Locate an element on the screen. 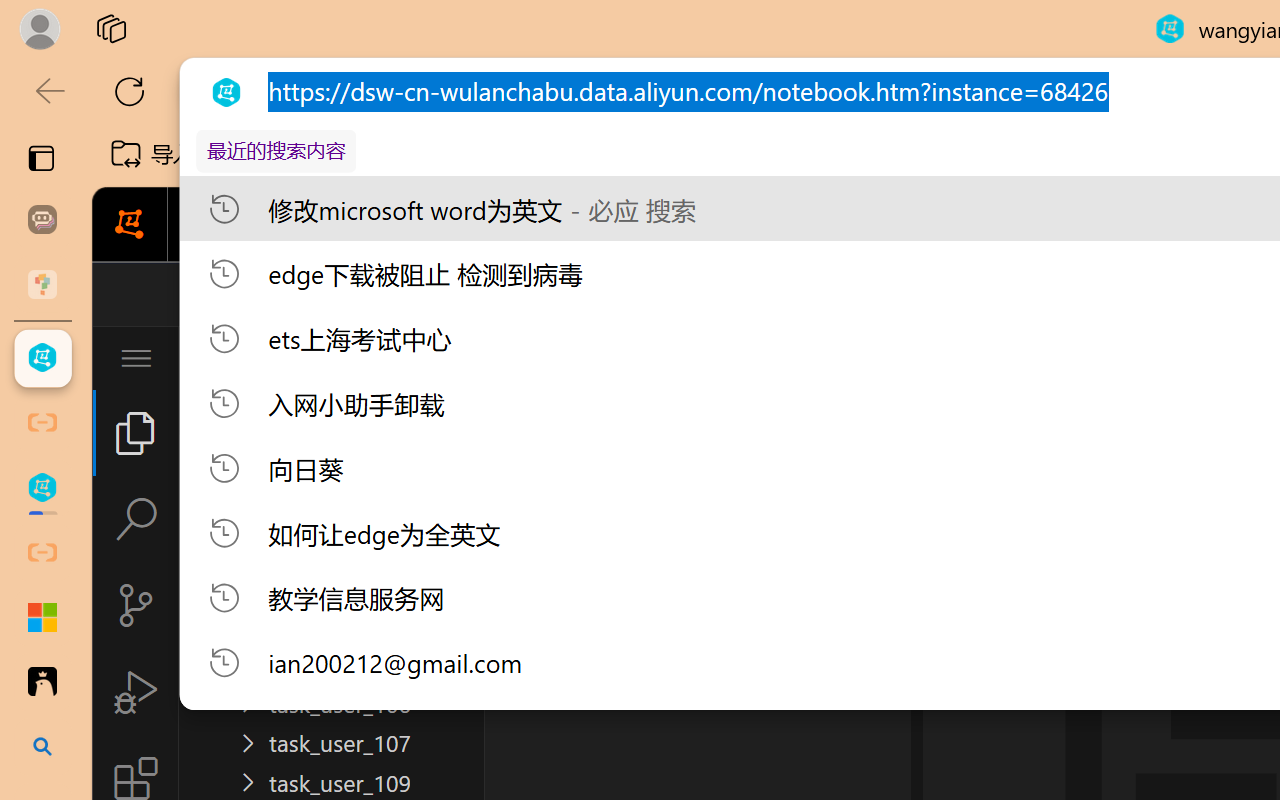  'Run and Debug (Ctrl+Shift+D)' is located at coordinates (134, 692).